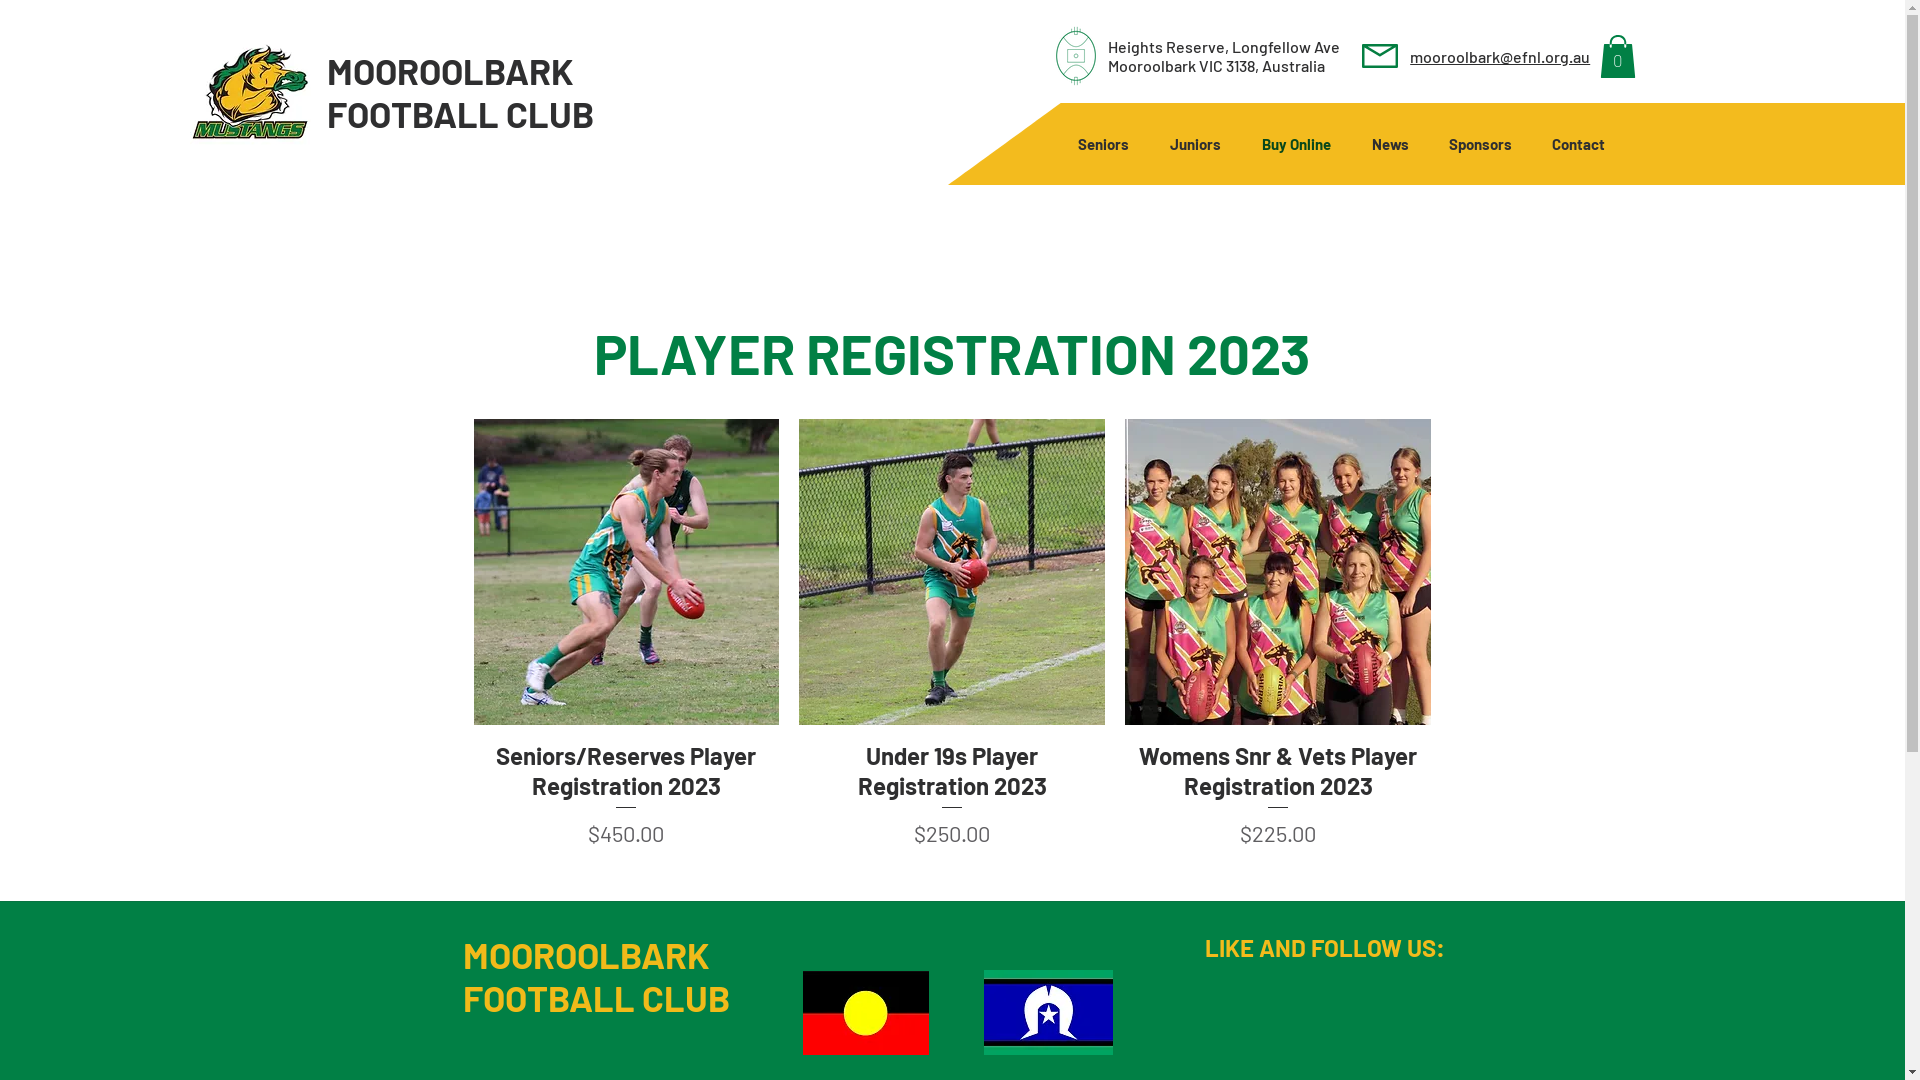 This screenshot has height=1080, width=1920. Describe the element at coordinates (1409, 55) in the screenshot. I see `'mooroolbark@efnl.org.au'` at that location.